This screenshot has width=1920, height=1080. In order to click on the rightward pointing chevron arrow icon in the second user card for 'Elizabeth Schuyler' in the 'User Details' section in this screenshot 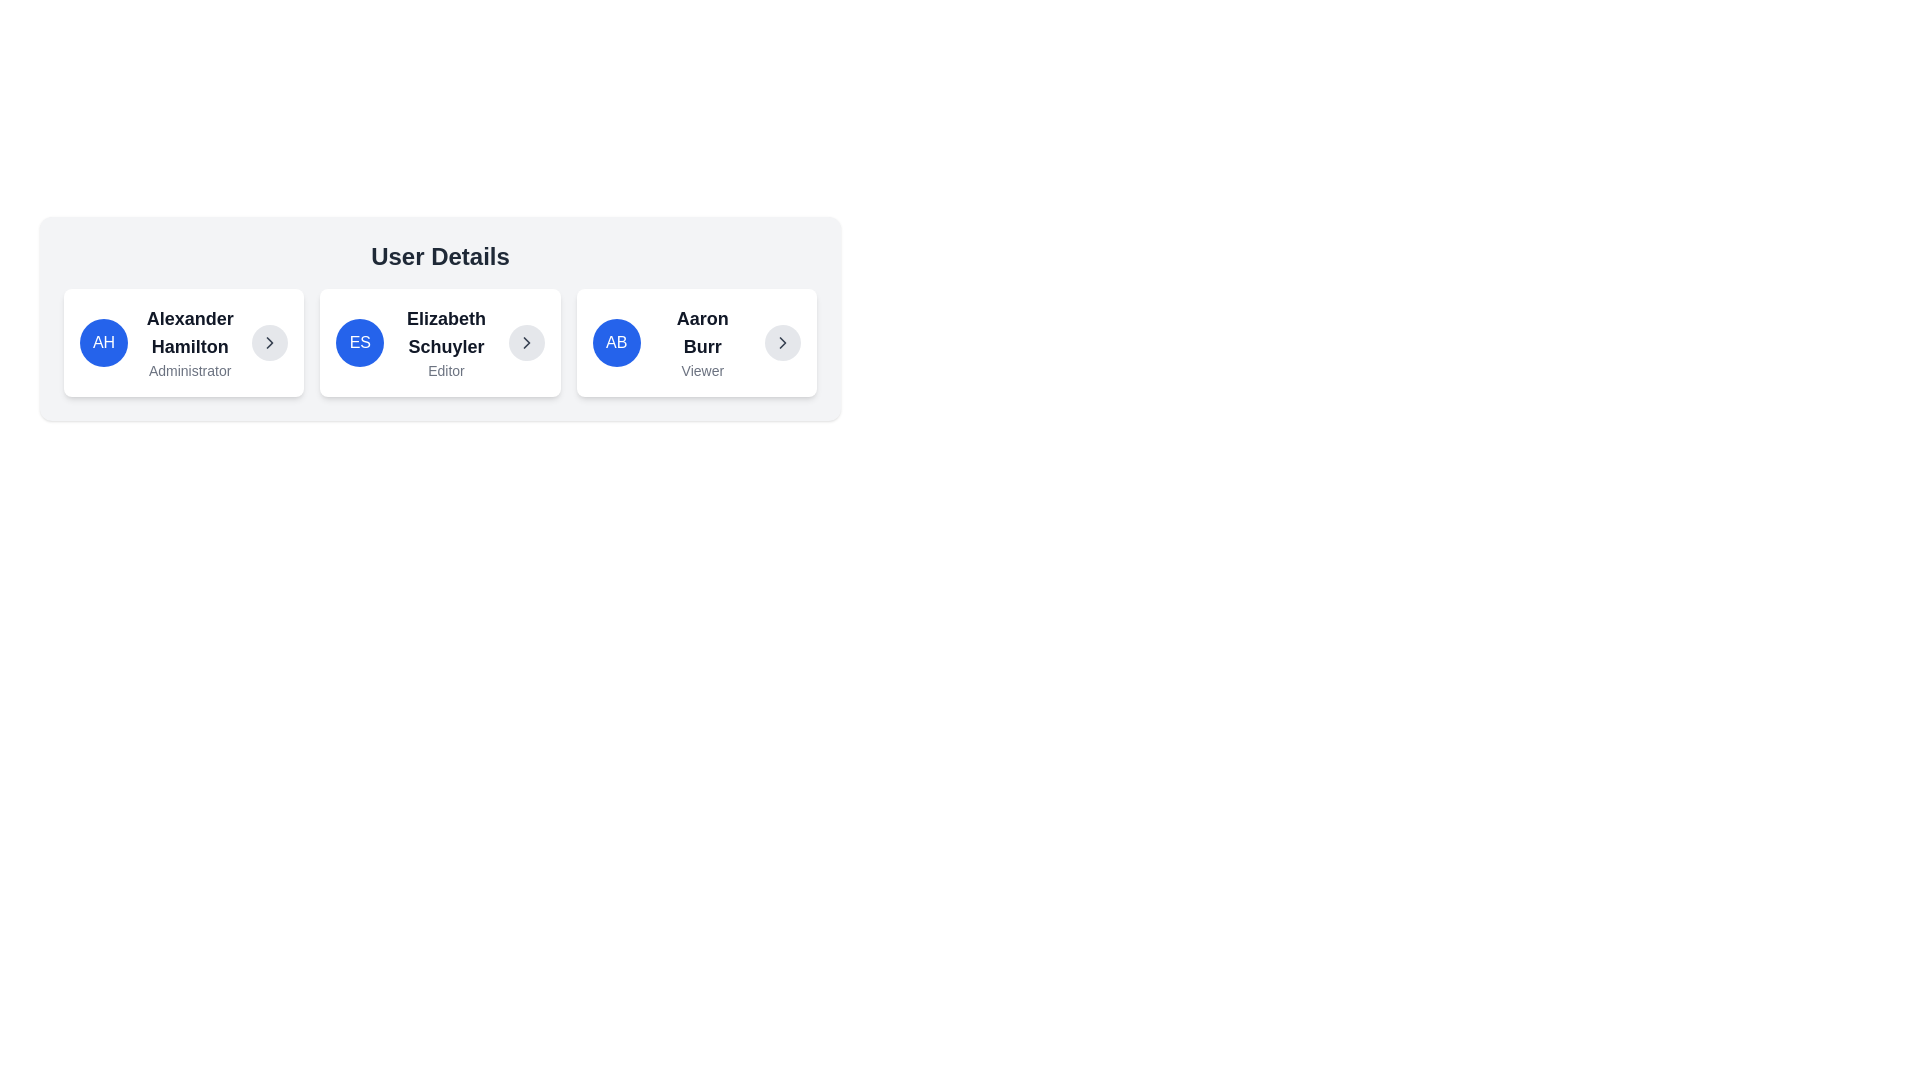, I will do `click(526, 342)`.